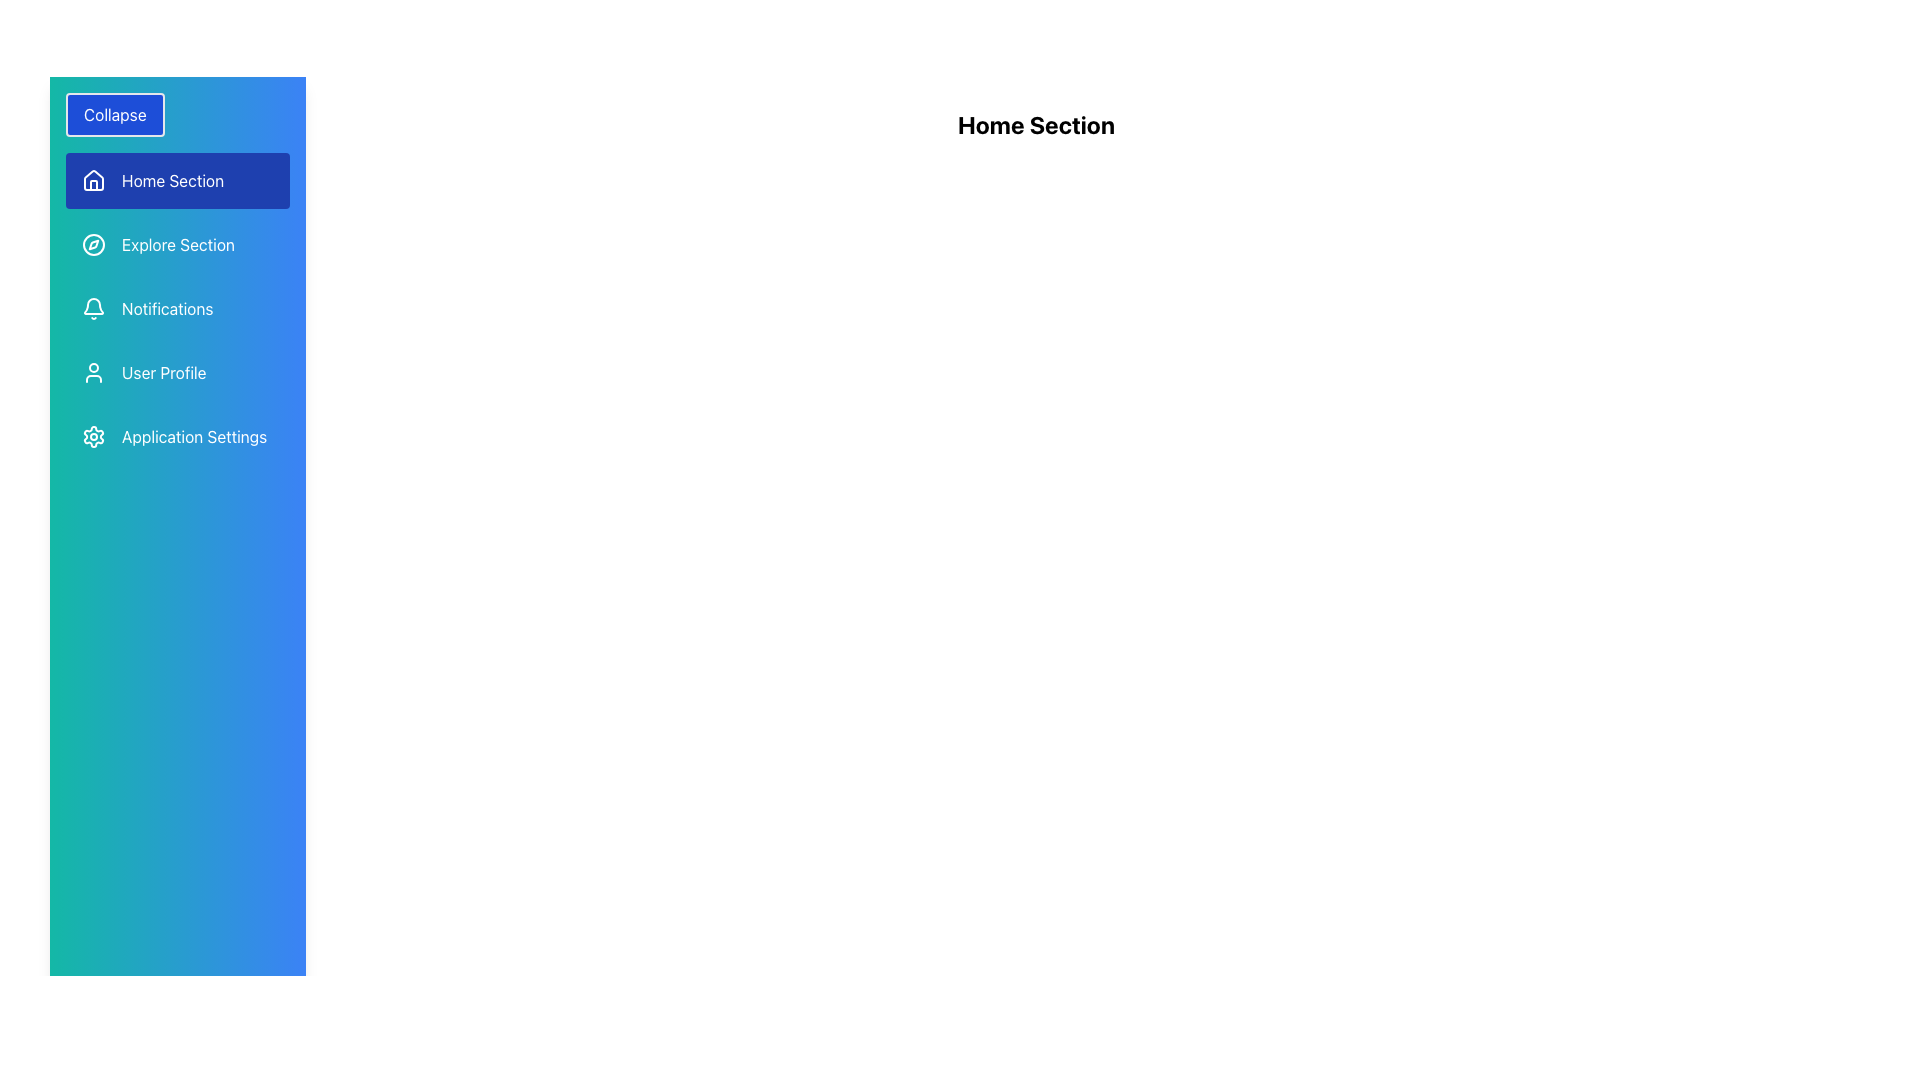  Describe the element at coordinates (167, 308) in the screenshot. I see `the 'Notifications' text in the vertical navigation sidebar, located under 'Explore Section' and above 'User Profile'` at that location.